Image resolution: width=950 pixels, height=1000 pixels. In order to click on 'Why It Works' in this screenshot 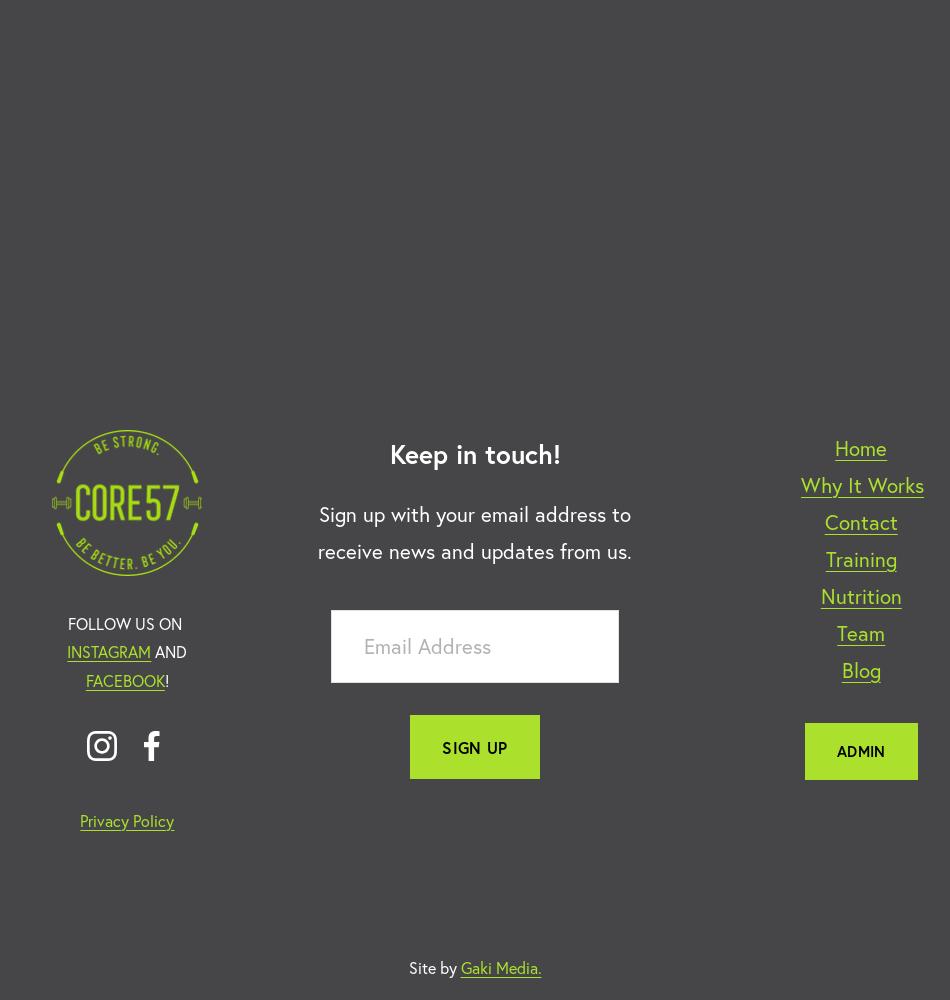, I will do `click(860, 483)`.